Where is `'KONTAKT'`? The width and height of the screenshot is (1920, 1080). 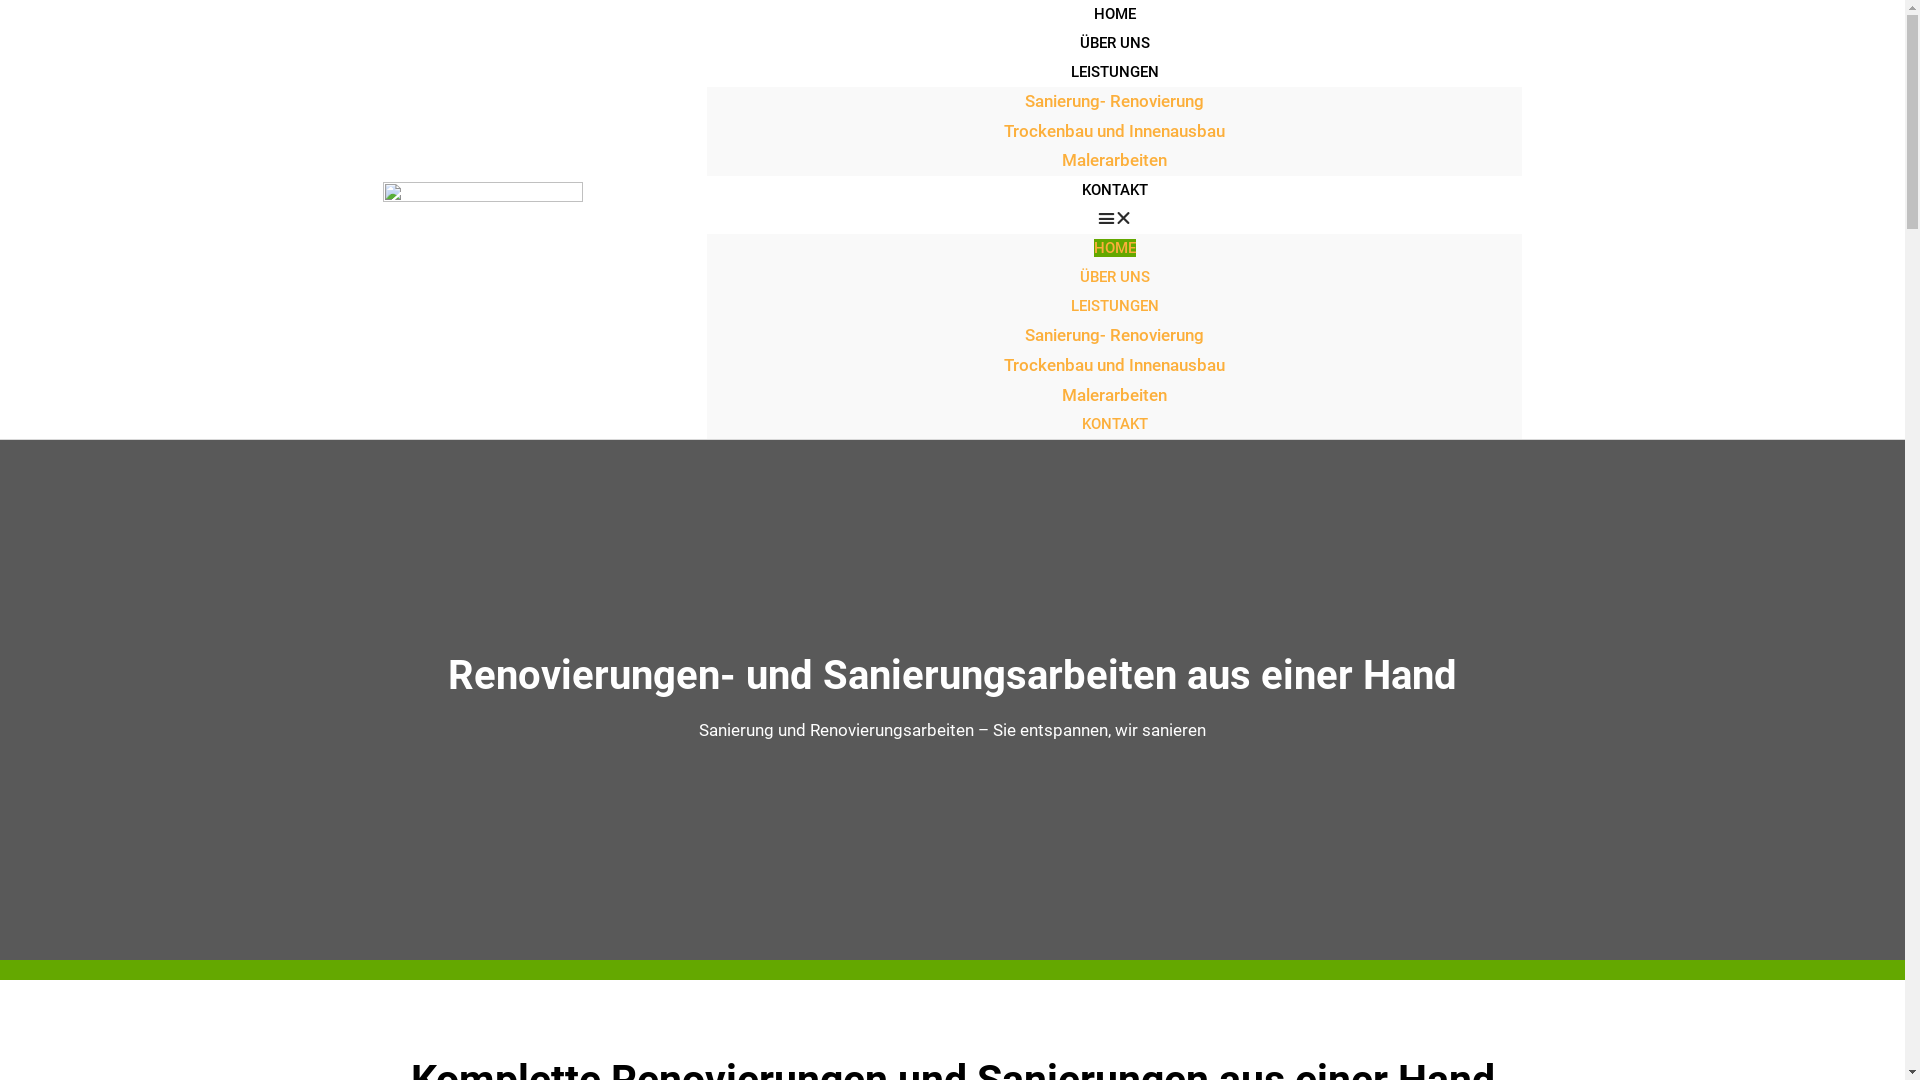 'KONTAKT' is located at coordinates (1113, 189).